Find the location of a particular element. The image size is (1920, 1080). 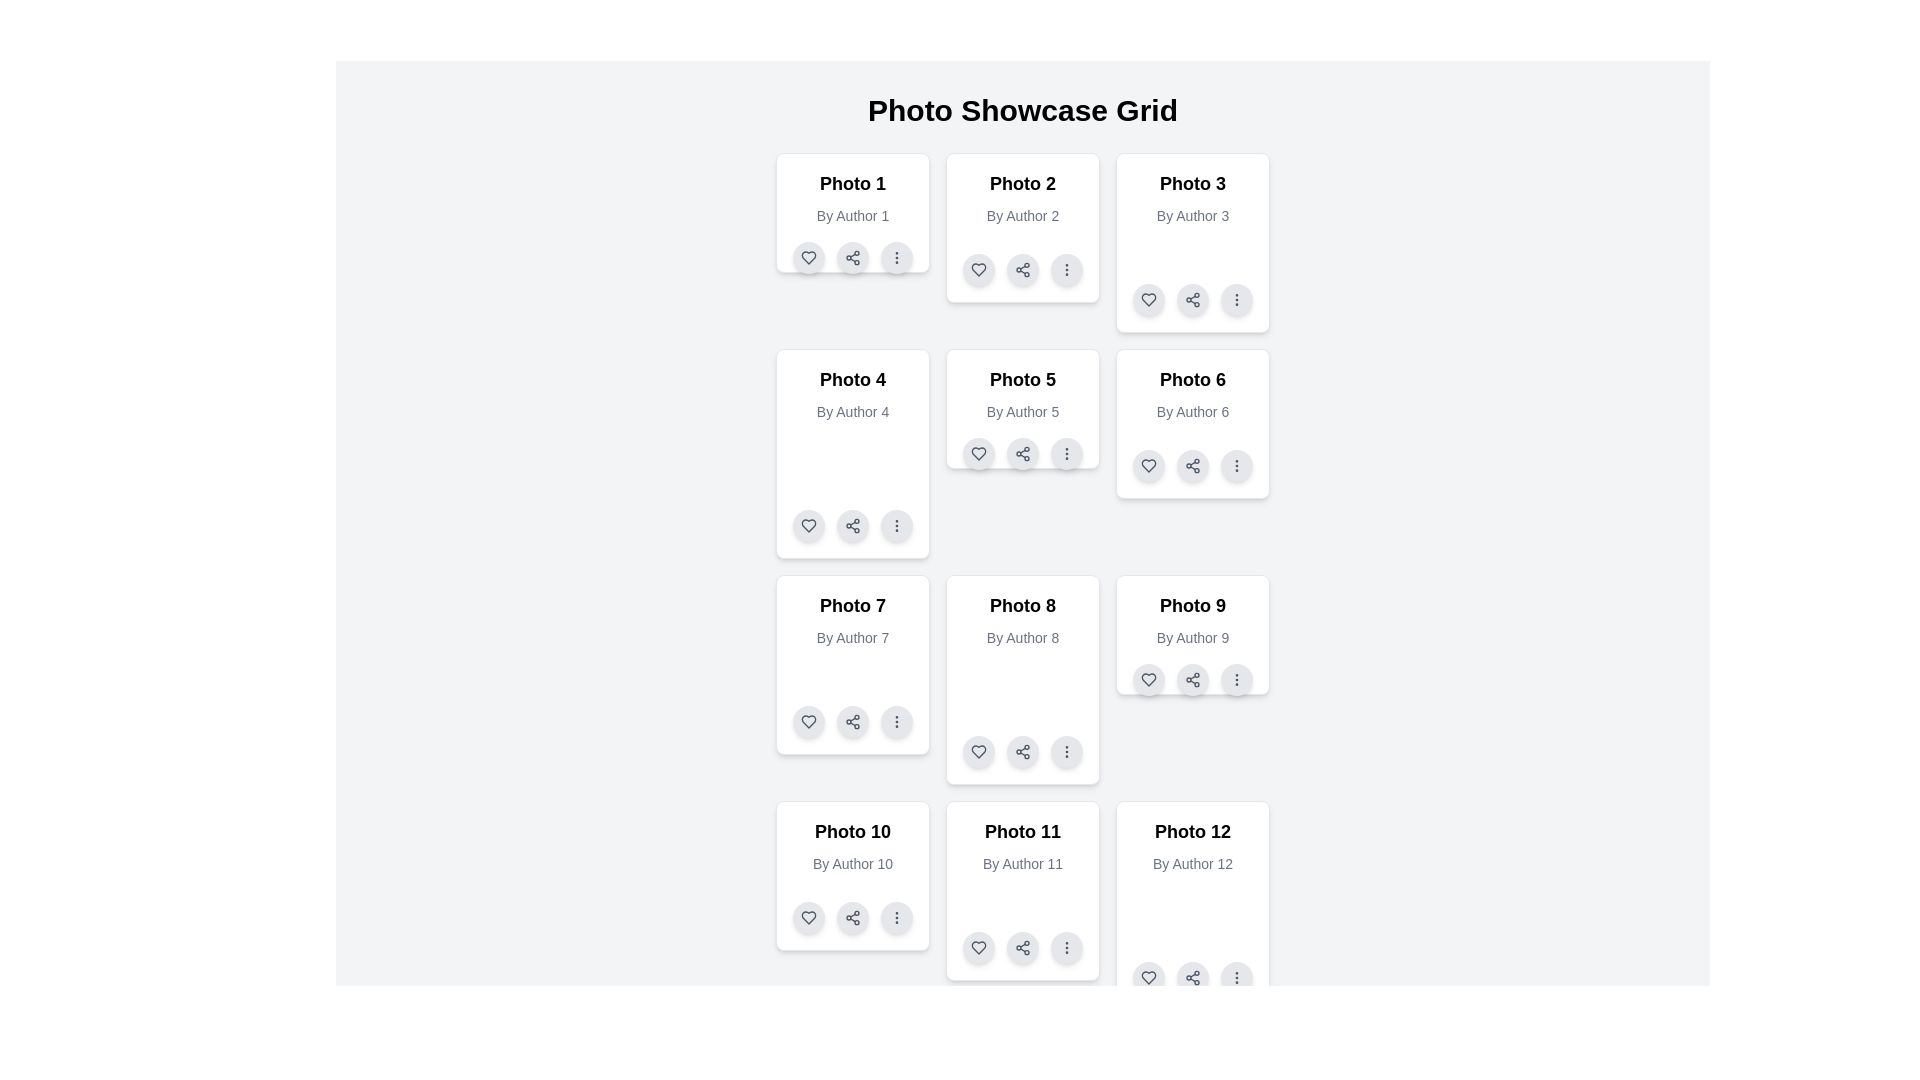

the heart-shaped icon styled in an outlined format, which represents a 'like' or 'favorite' action, located as the leftmost icon under the card labeled 'Photo 10' is located at coordinates (809, 918).